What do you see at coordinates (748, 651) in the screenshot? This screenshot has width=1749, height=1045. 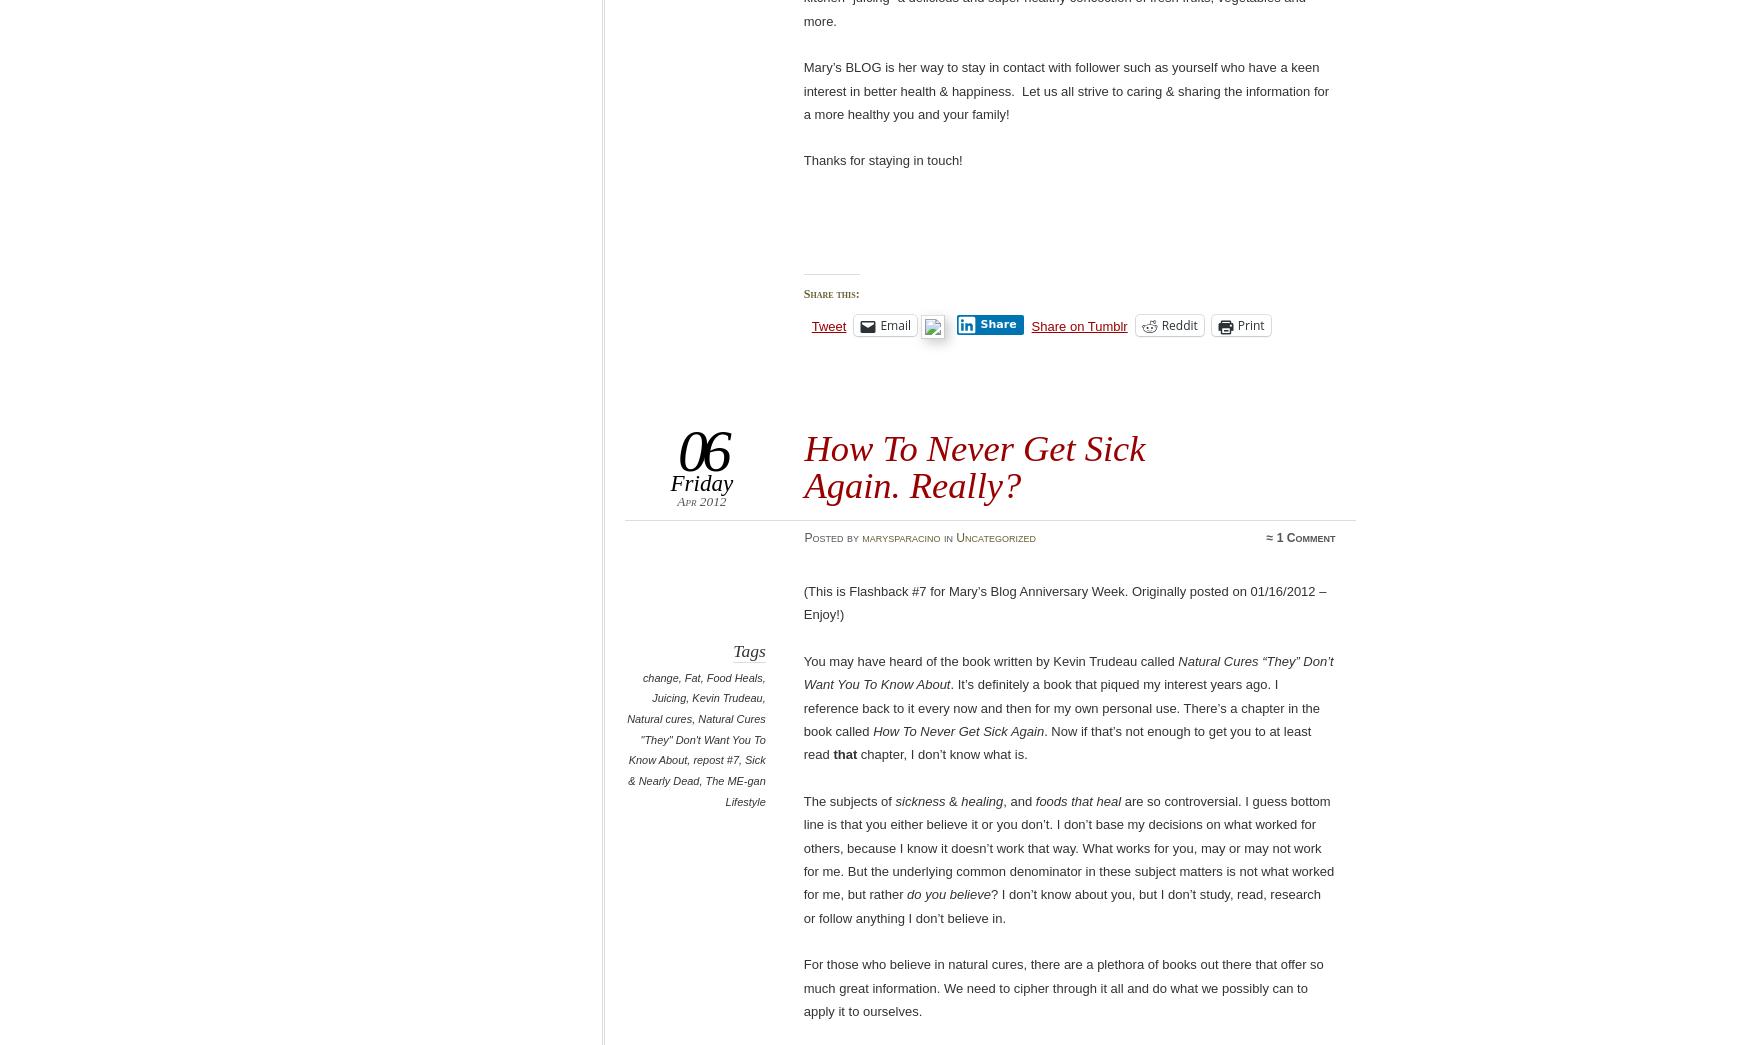 I see `'Tags'` at bounding box center [748, 651].